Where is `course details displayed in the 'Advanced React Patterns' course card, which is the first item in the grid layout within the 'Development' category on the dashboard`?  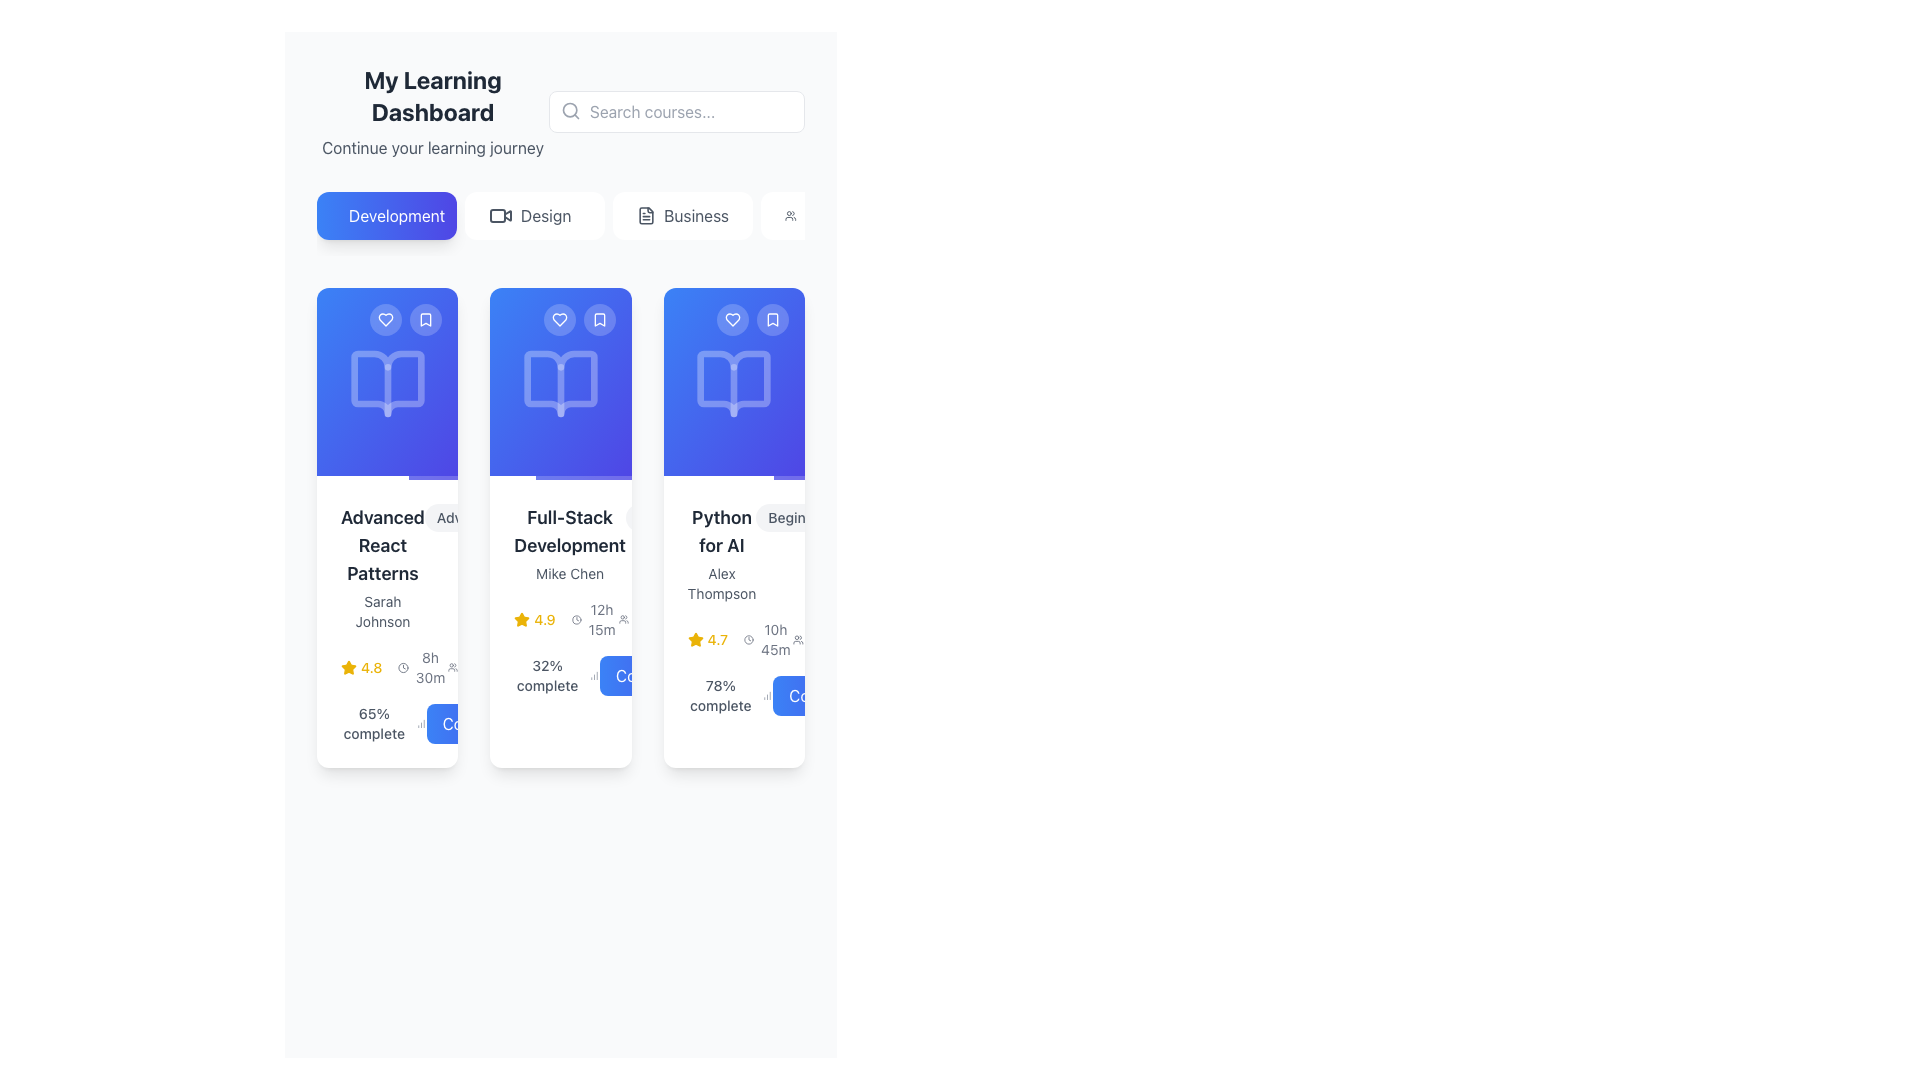 course details displayed in the 'Advanced React Patterns' course card, which is the first item in the grid layout within the 'Development' category on the dashboard is located at coordinates (387, 527).